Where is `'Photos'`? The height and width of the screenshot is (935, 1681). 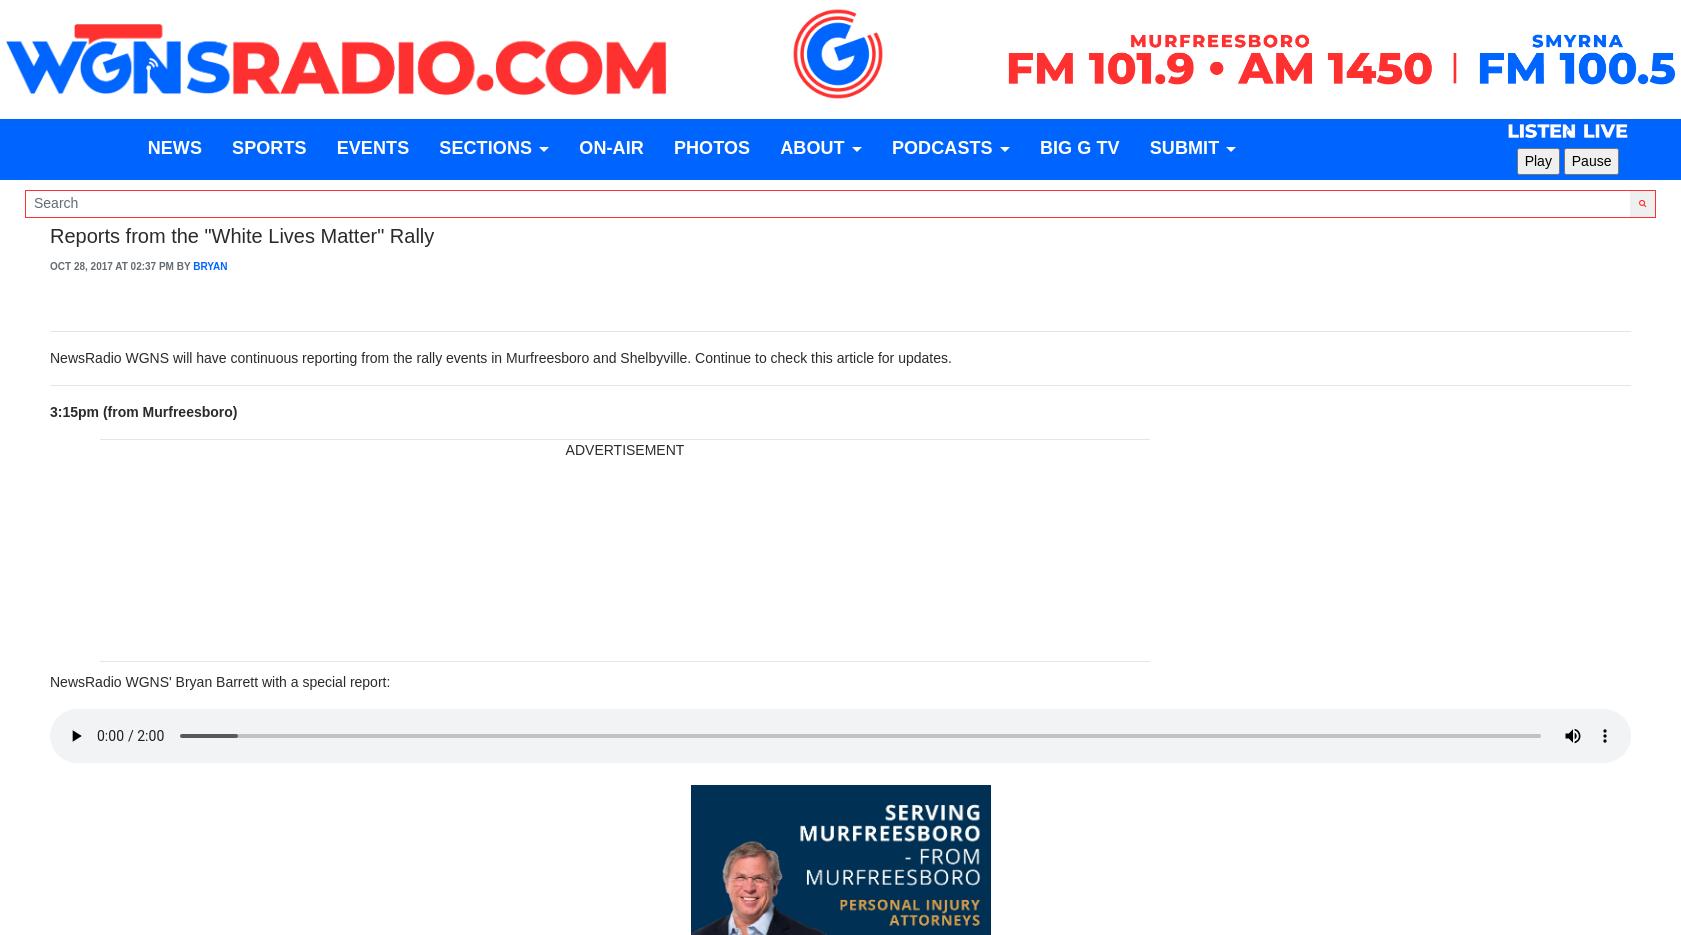 'Photos' is located at coordinates (710, 148).